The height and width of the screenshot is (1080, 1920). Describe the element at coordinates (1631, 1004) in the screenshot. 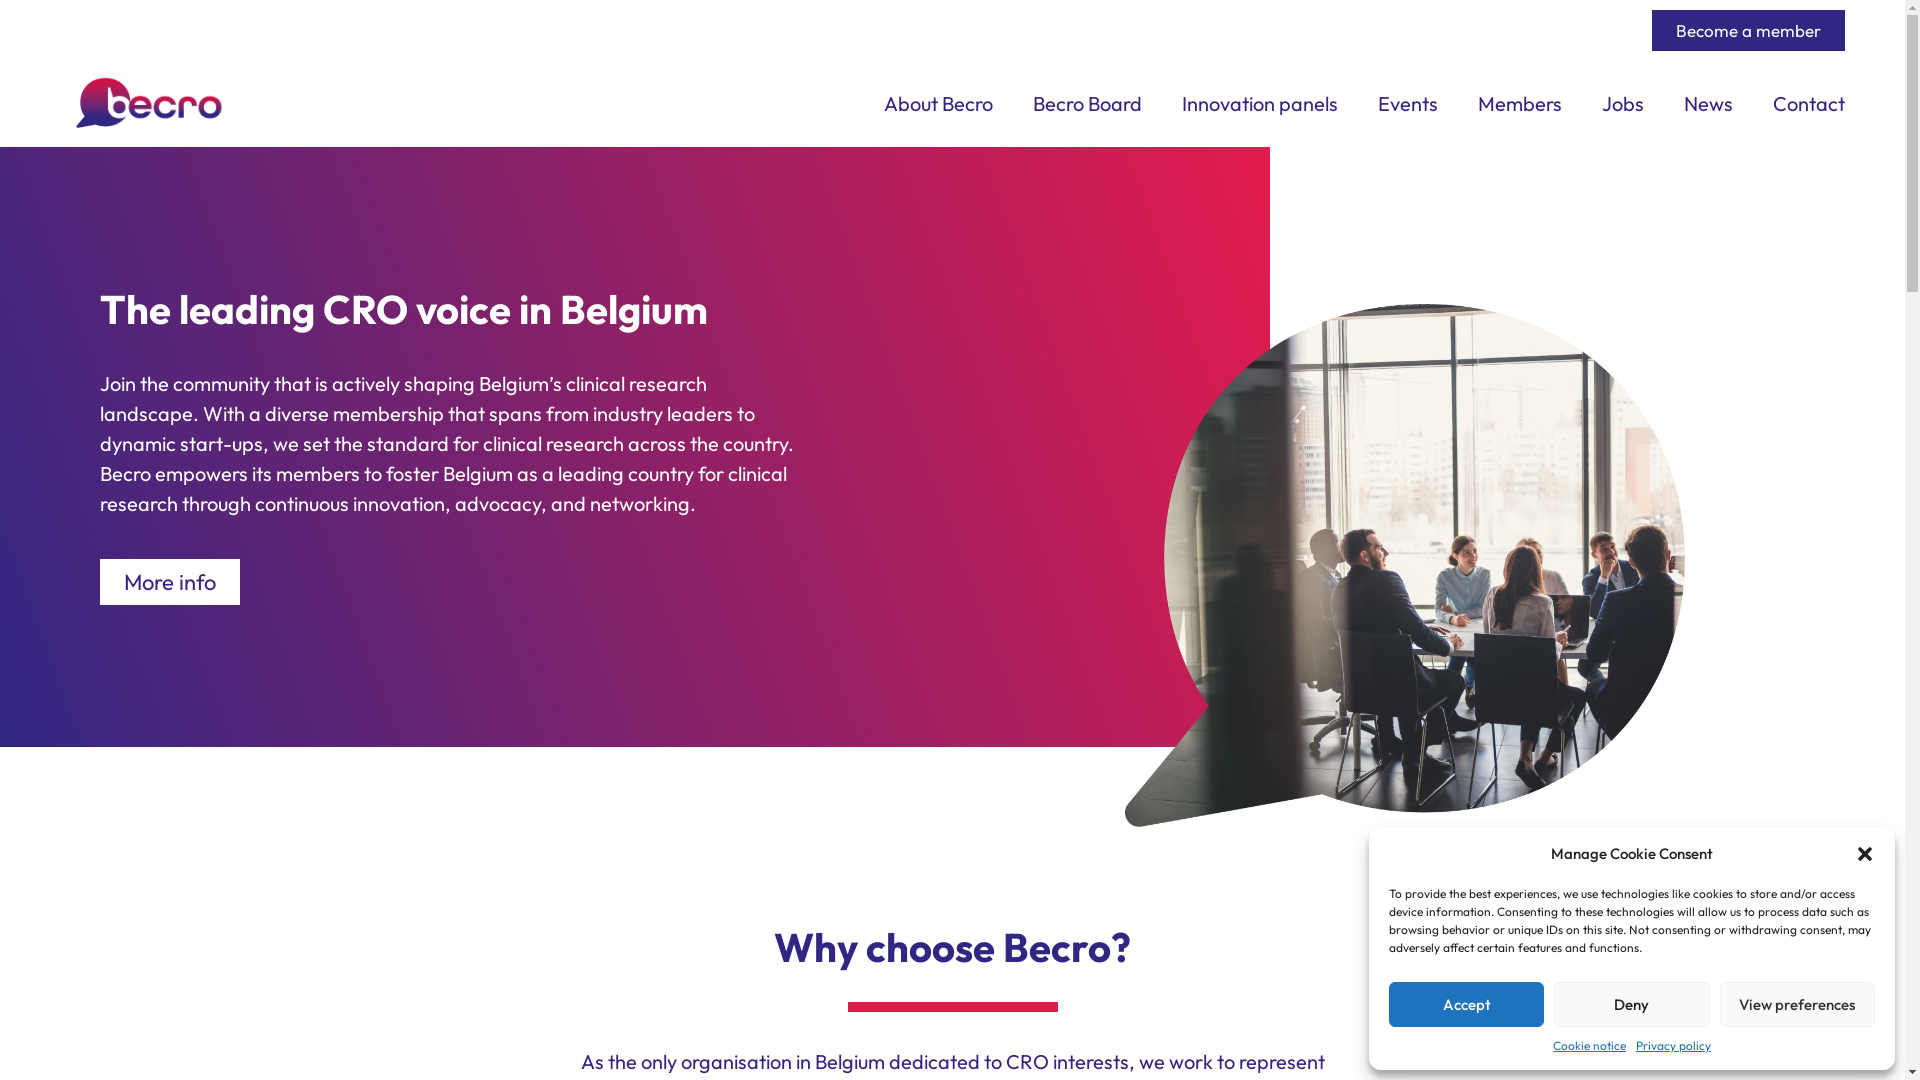

I see `'Deny'` at that location.